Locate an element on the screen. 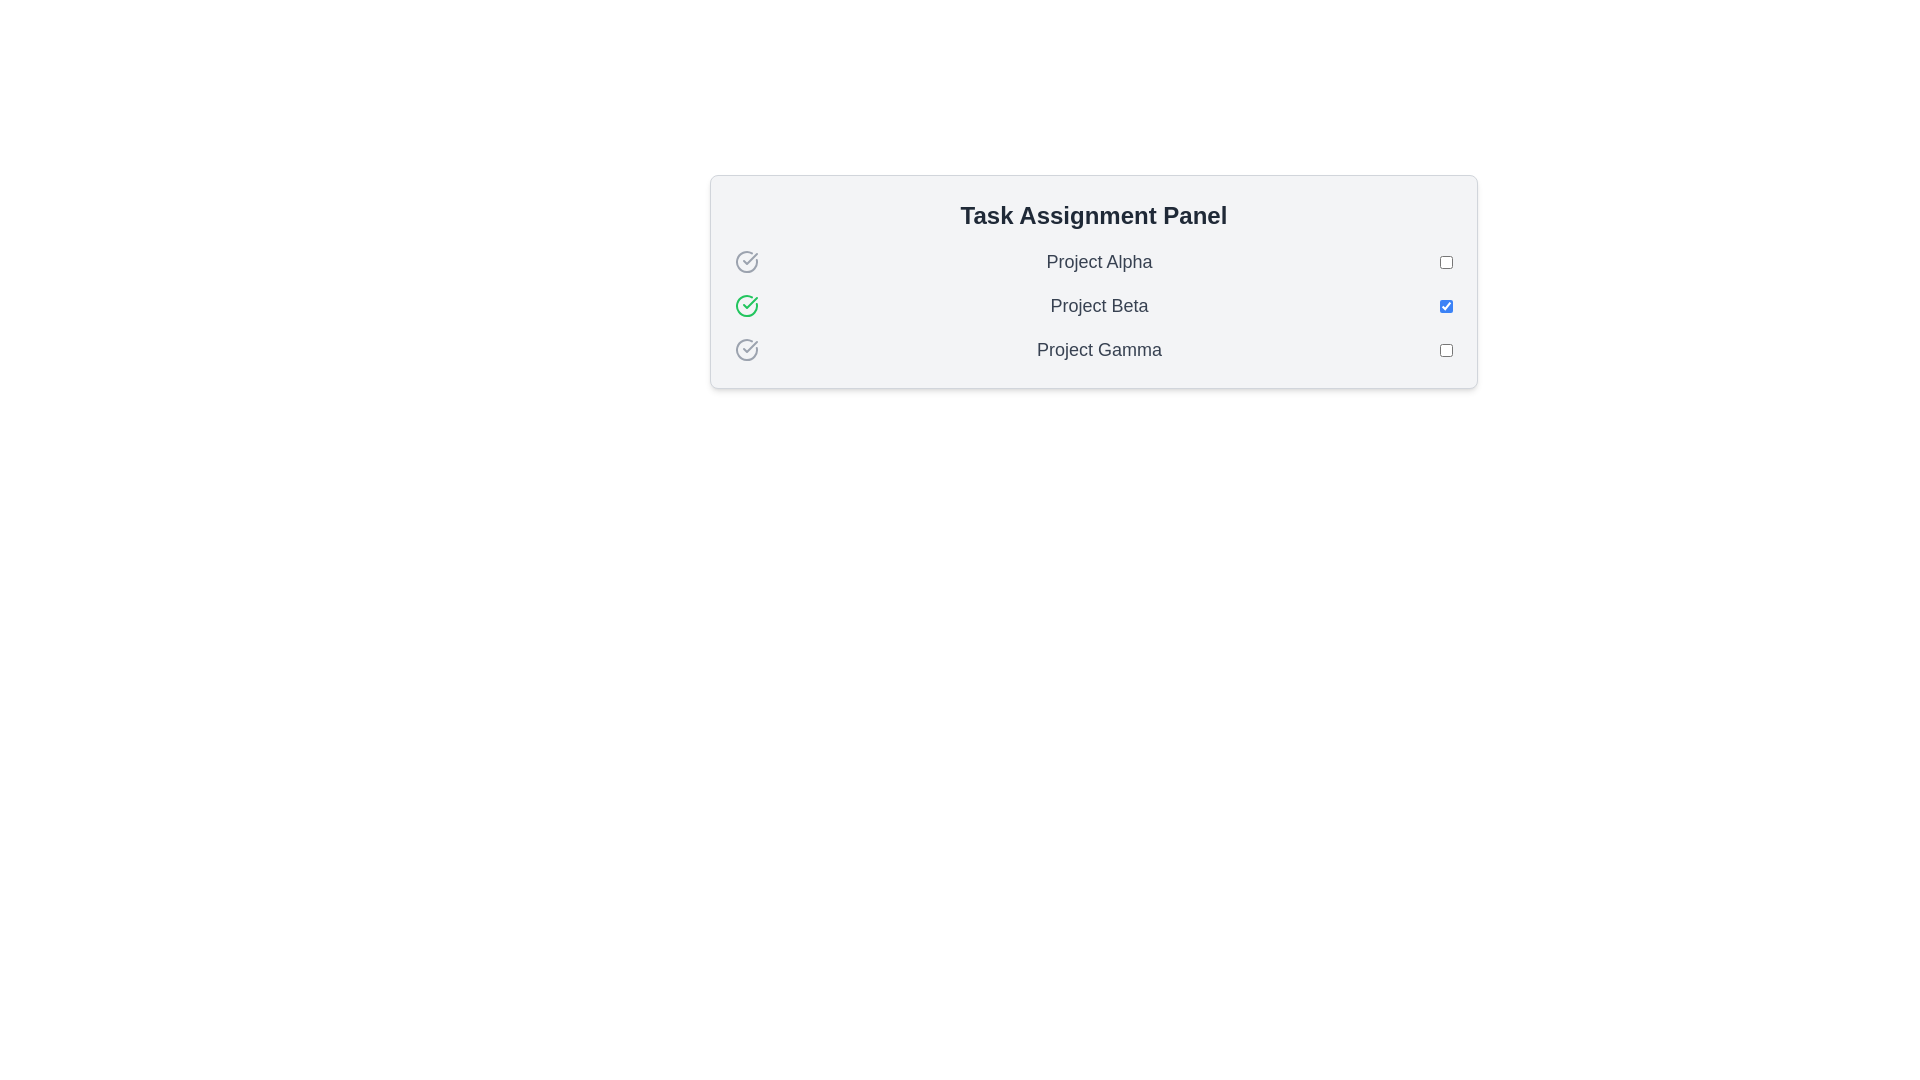 The image size is (1920, 1080). the circular gray icon with a check mark inside, located to the left of the text 'Project Alpha' is located at coordinates (746, 261).